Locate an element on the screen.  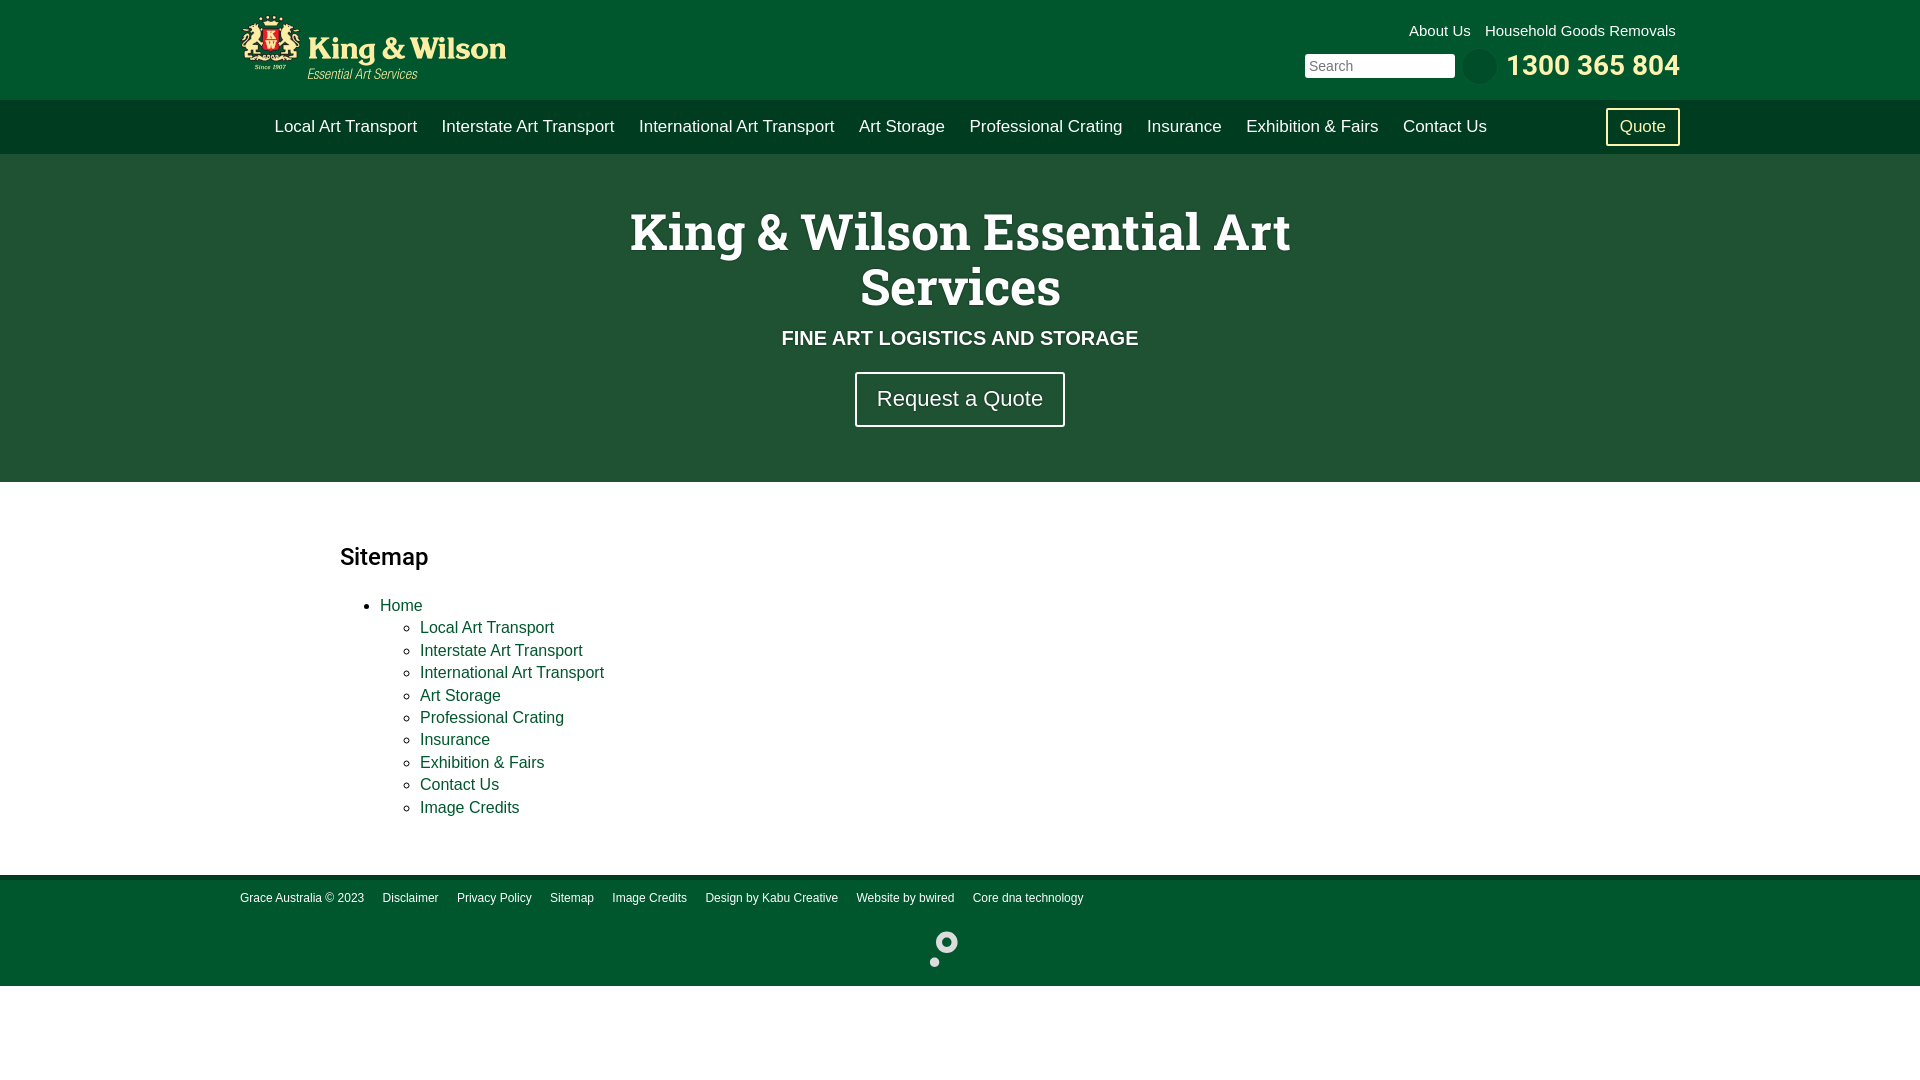
'Exhibition & Fairs' is located at coordinates (1311, 127).